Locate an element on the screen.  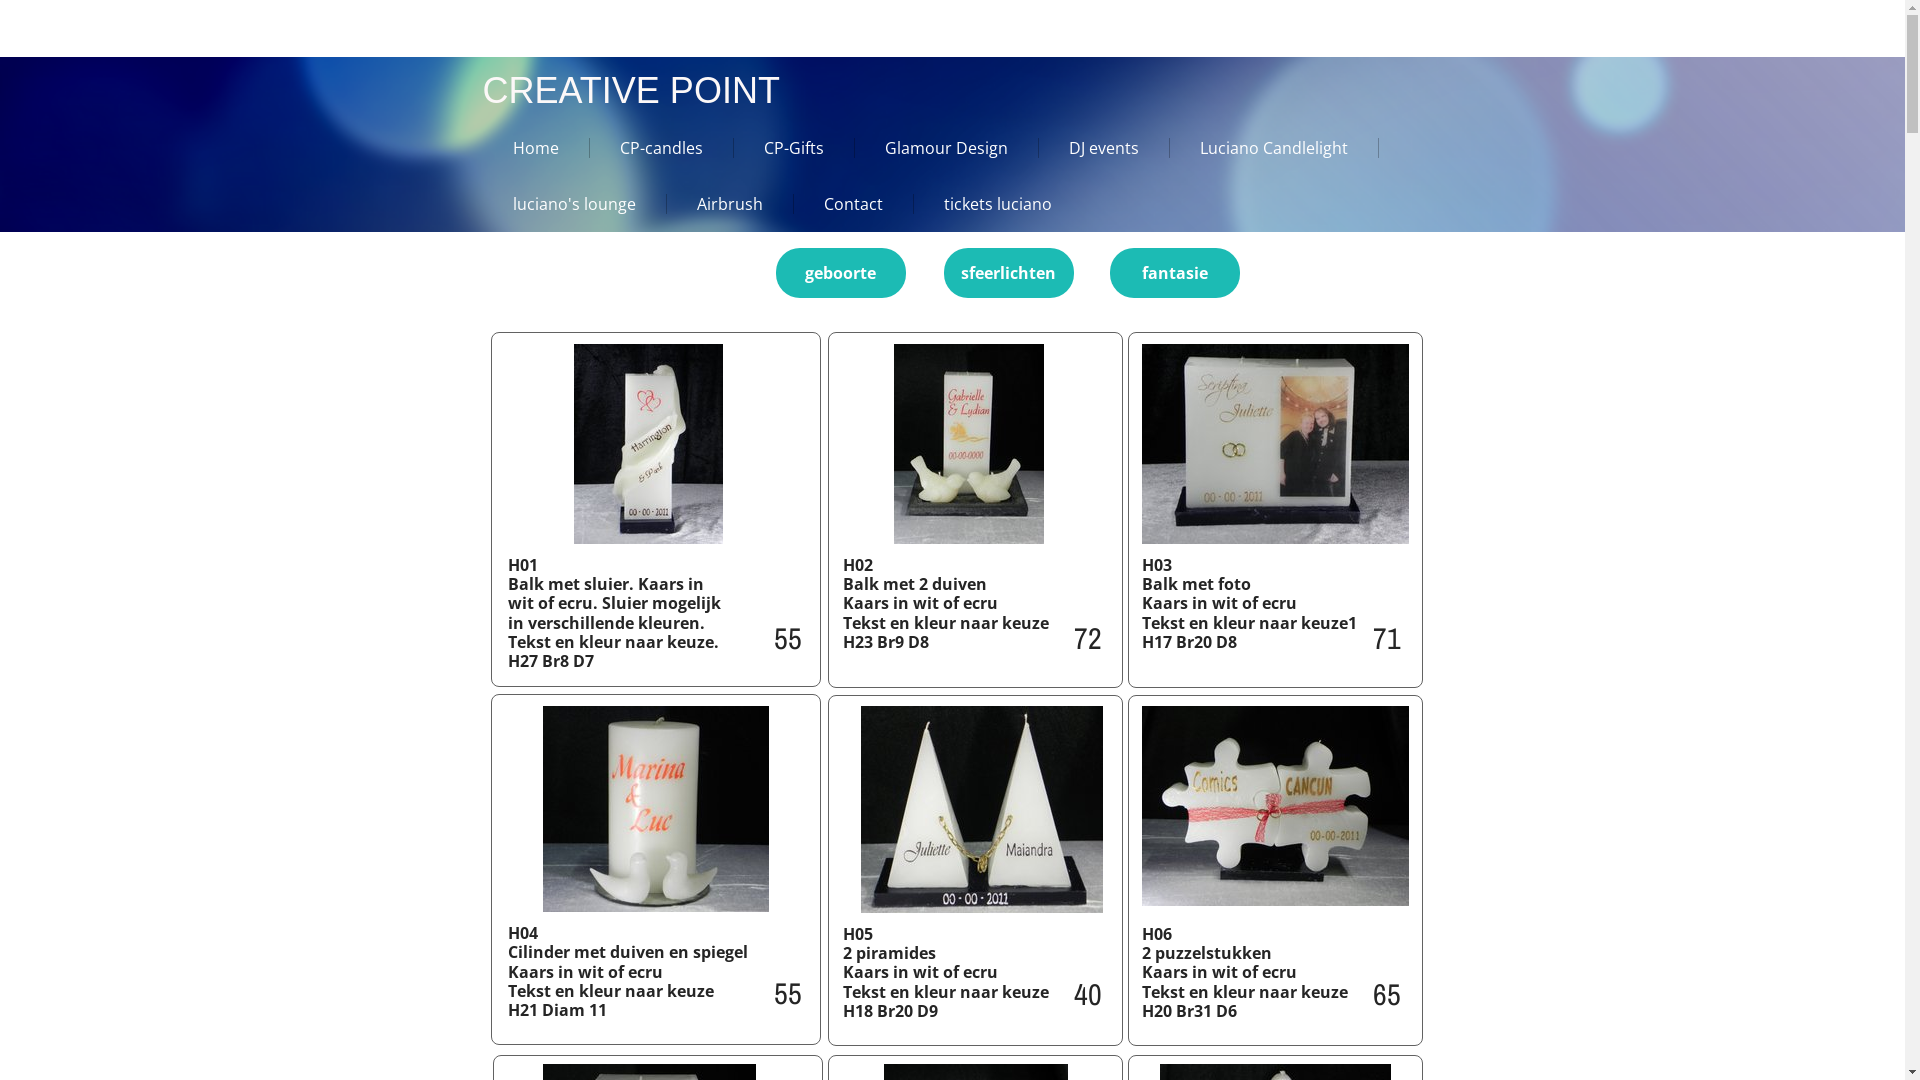
'Contact' is located at coordinates (792, 204).